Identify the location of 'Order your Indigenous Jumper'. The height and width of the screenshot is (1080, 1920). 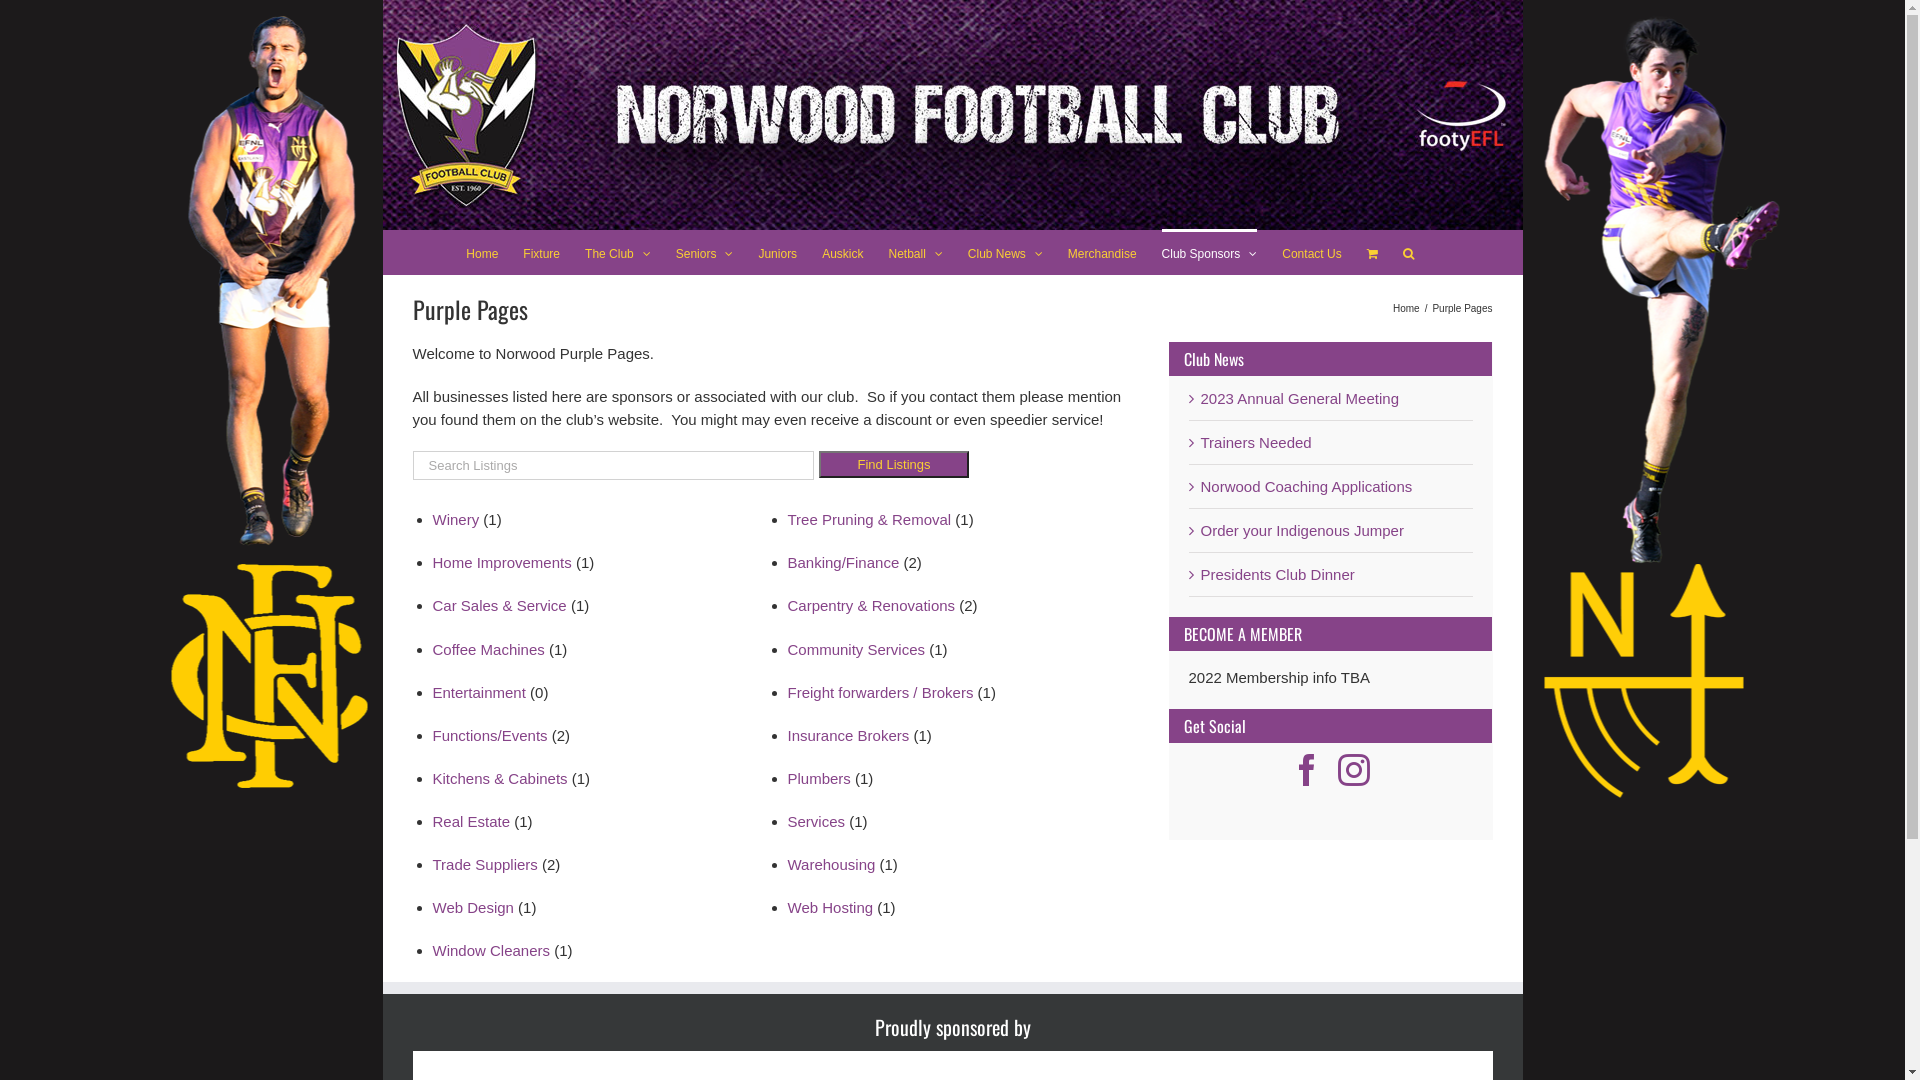
(1301, 529).